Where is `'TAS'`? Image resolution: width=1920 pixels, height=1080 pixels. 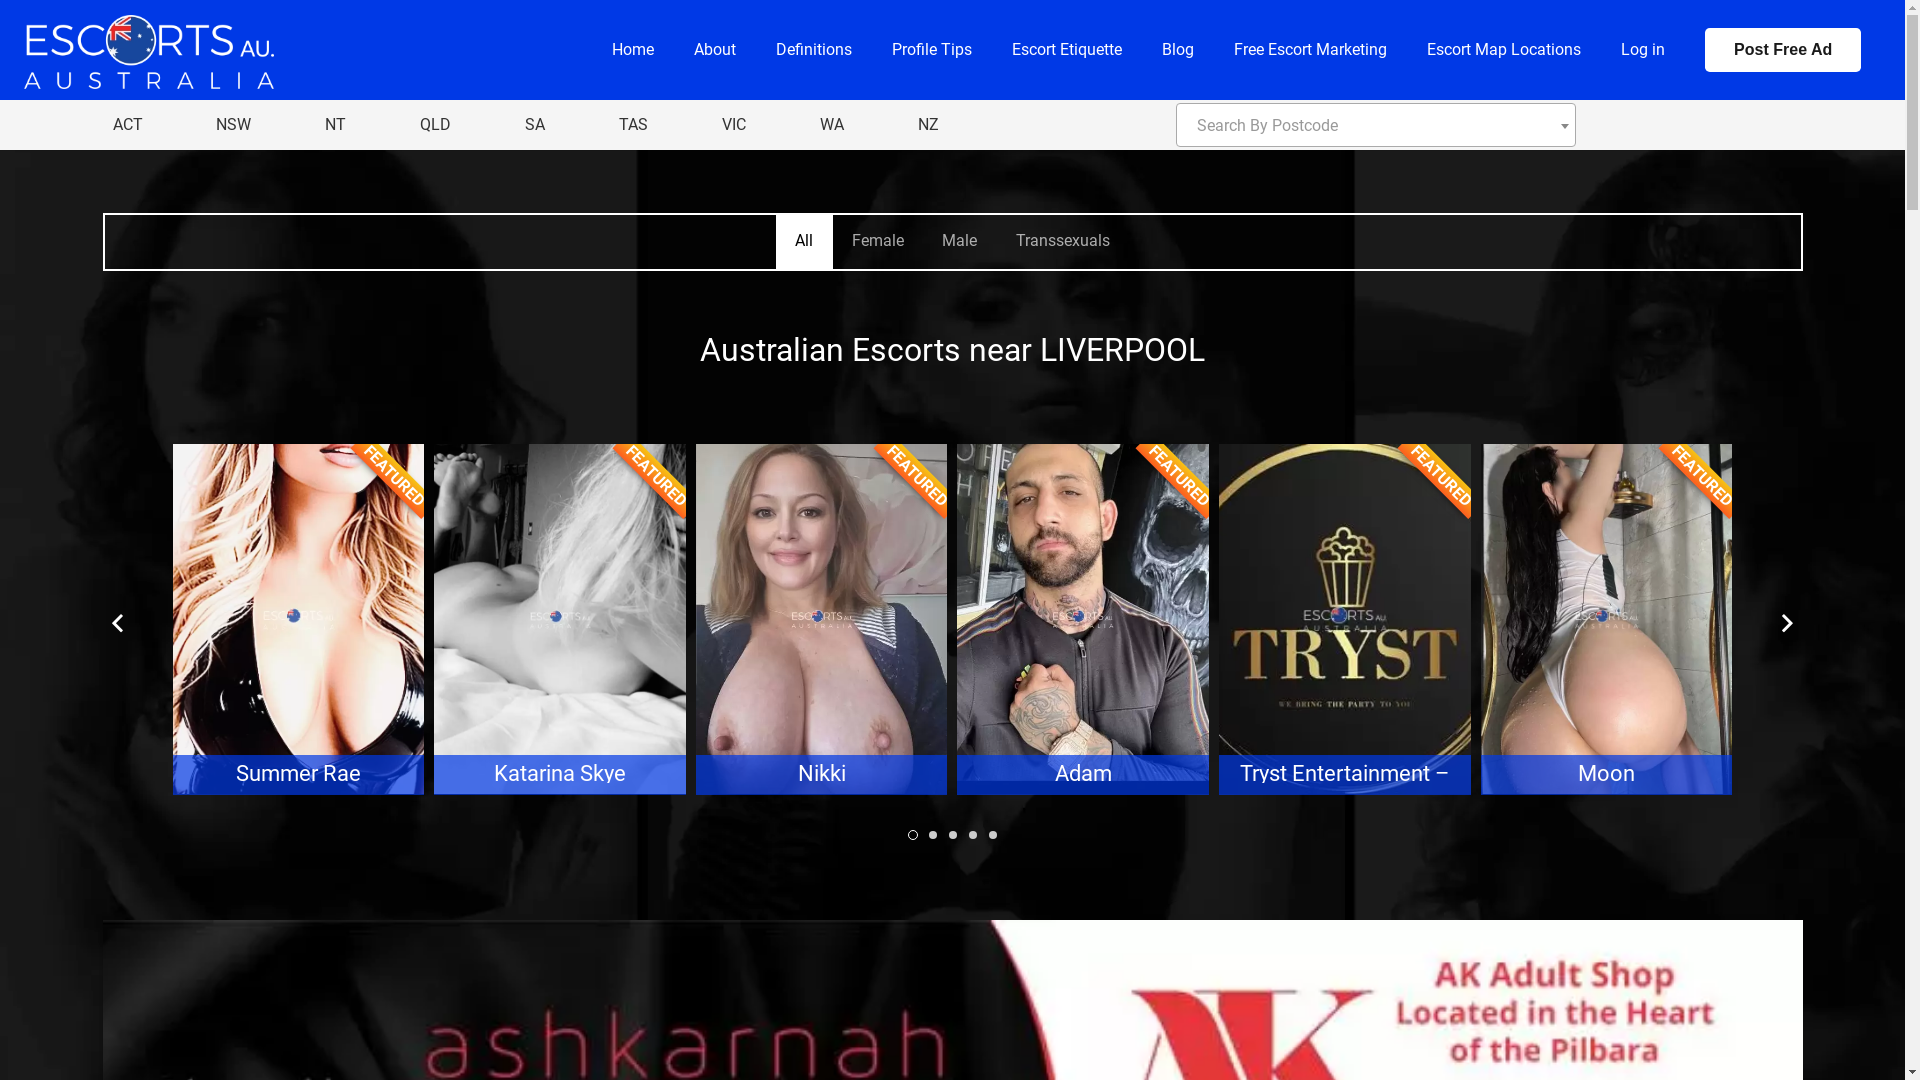 'TAS' is located at coordinates (632, 124).